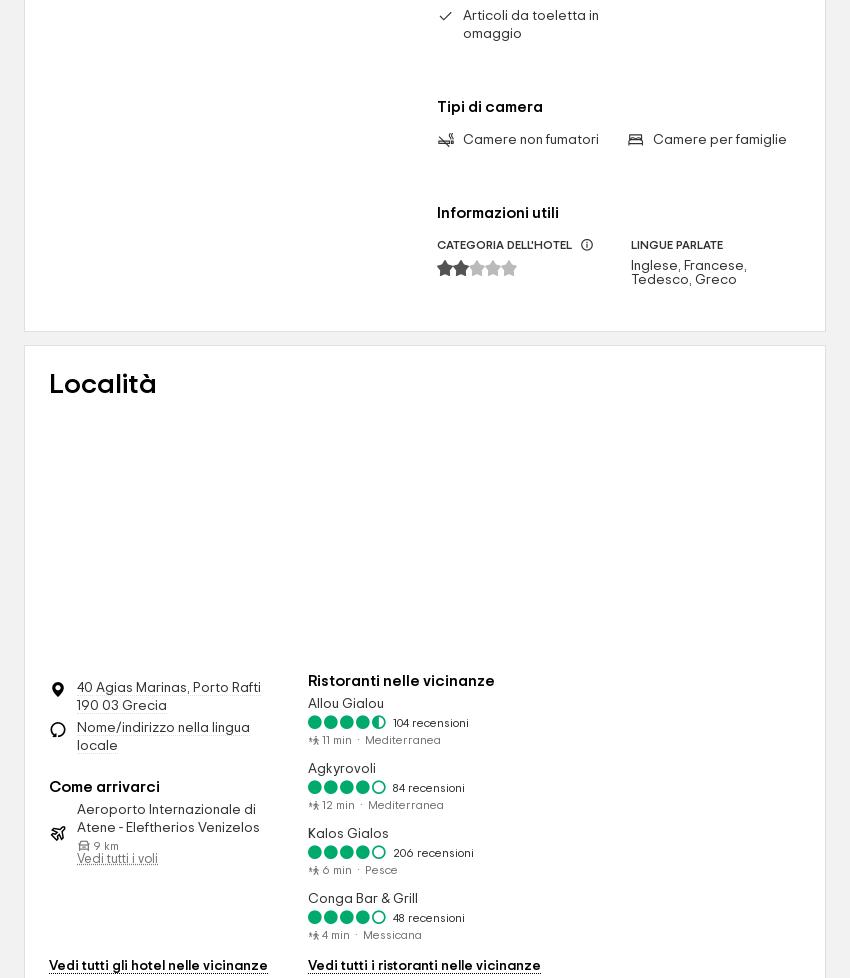  Describe the element at coordinates (325, 738) in the screenshot. I see `'11'` at that location.